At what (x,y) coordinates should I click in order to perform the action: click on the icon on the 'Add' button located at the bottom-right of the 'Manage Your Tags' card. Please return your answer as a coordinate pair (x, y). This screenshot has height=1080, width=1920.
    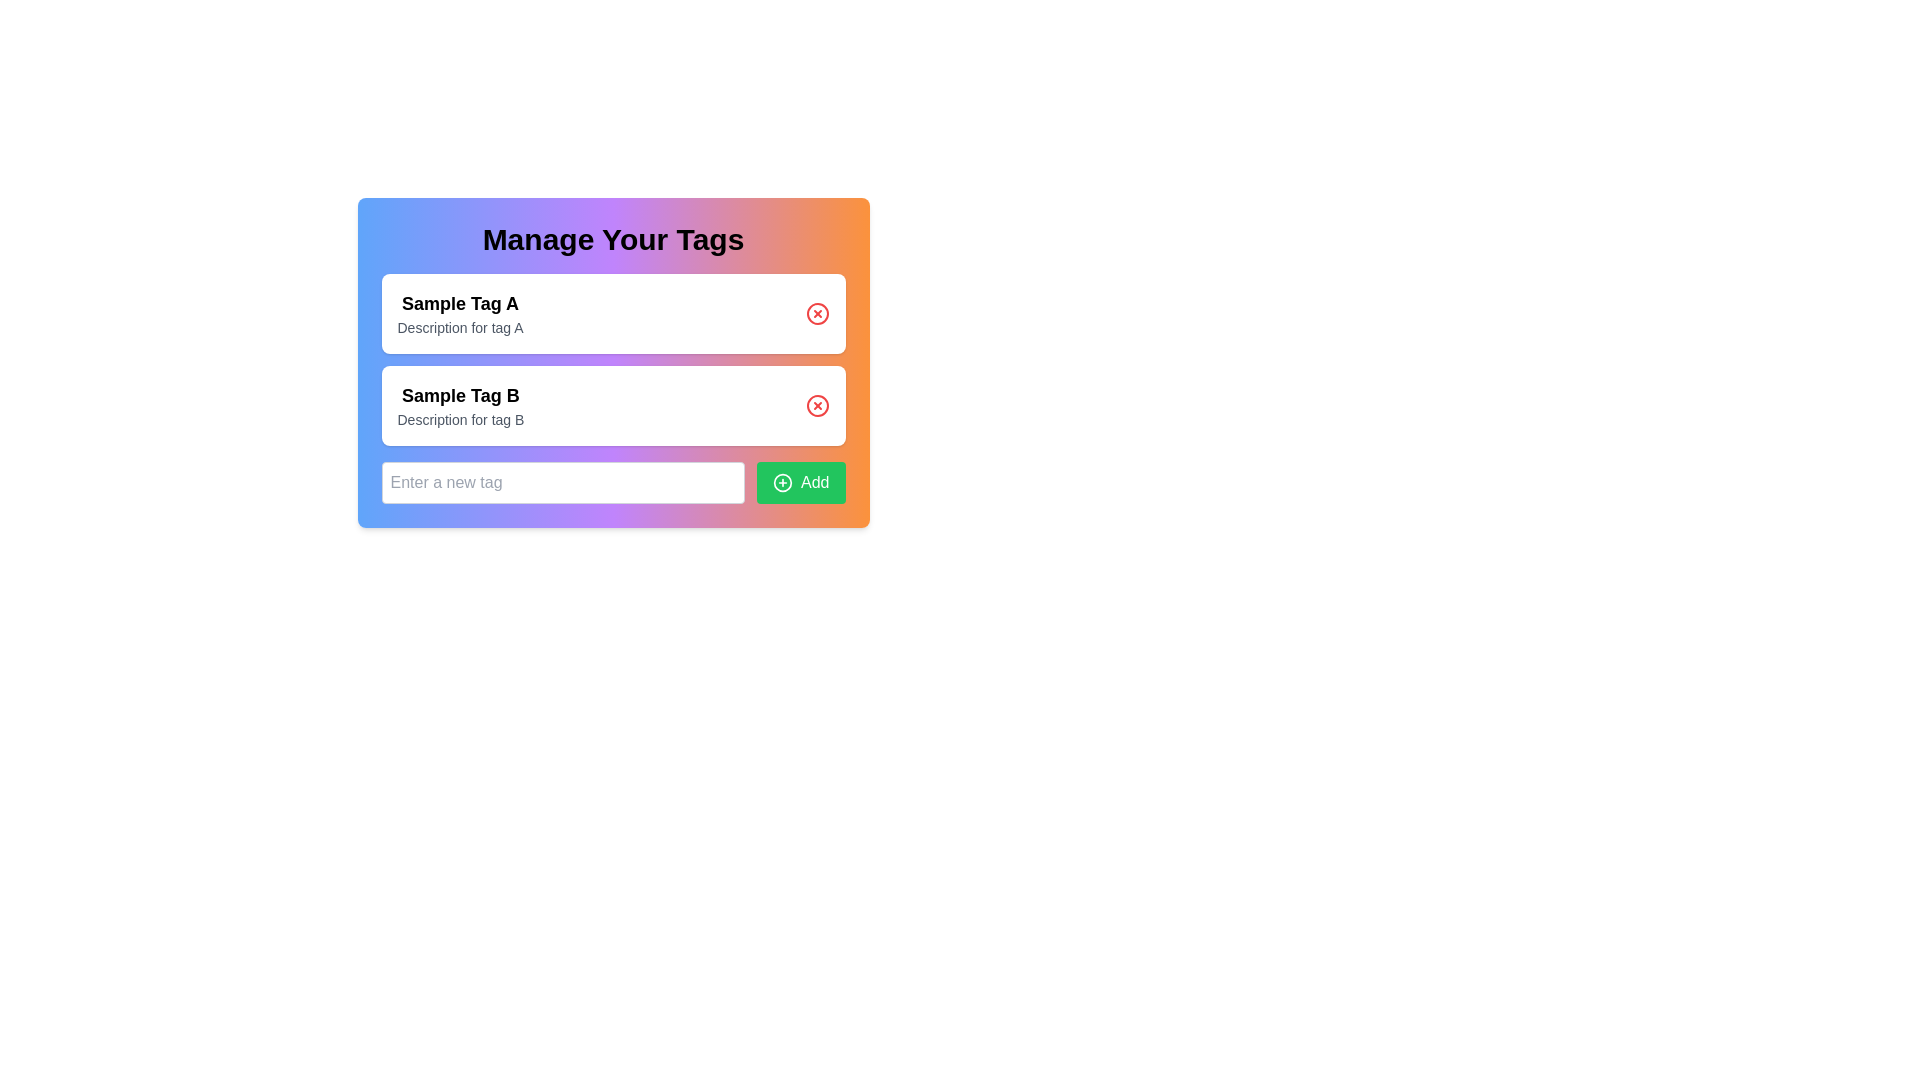
    Looking at the image, I should click on (781, 482).